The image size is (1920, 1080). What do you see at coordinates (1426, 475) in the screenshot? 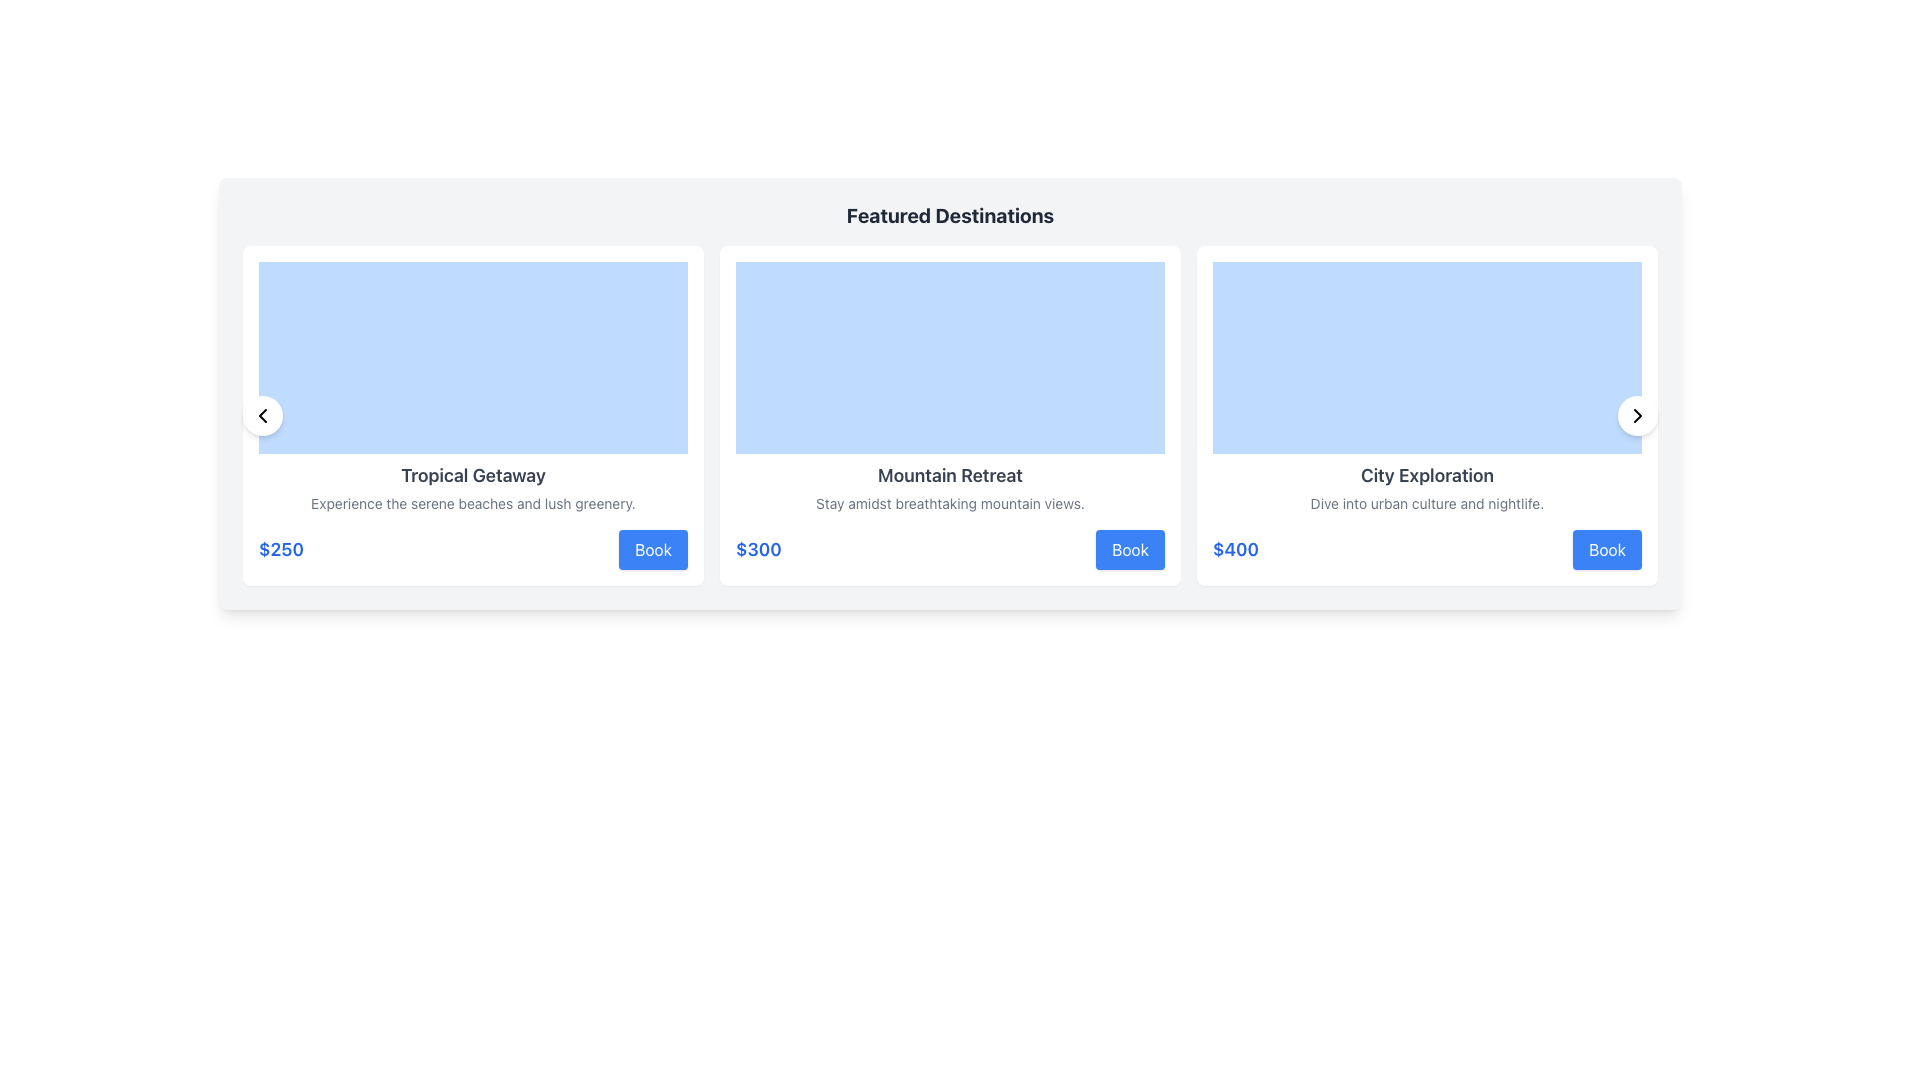
I see `text label that says 'City Exploration', which is centrally aligned in a white card beneath an image area` at bounding box center [1426, 475].